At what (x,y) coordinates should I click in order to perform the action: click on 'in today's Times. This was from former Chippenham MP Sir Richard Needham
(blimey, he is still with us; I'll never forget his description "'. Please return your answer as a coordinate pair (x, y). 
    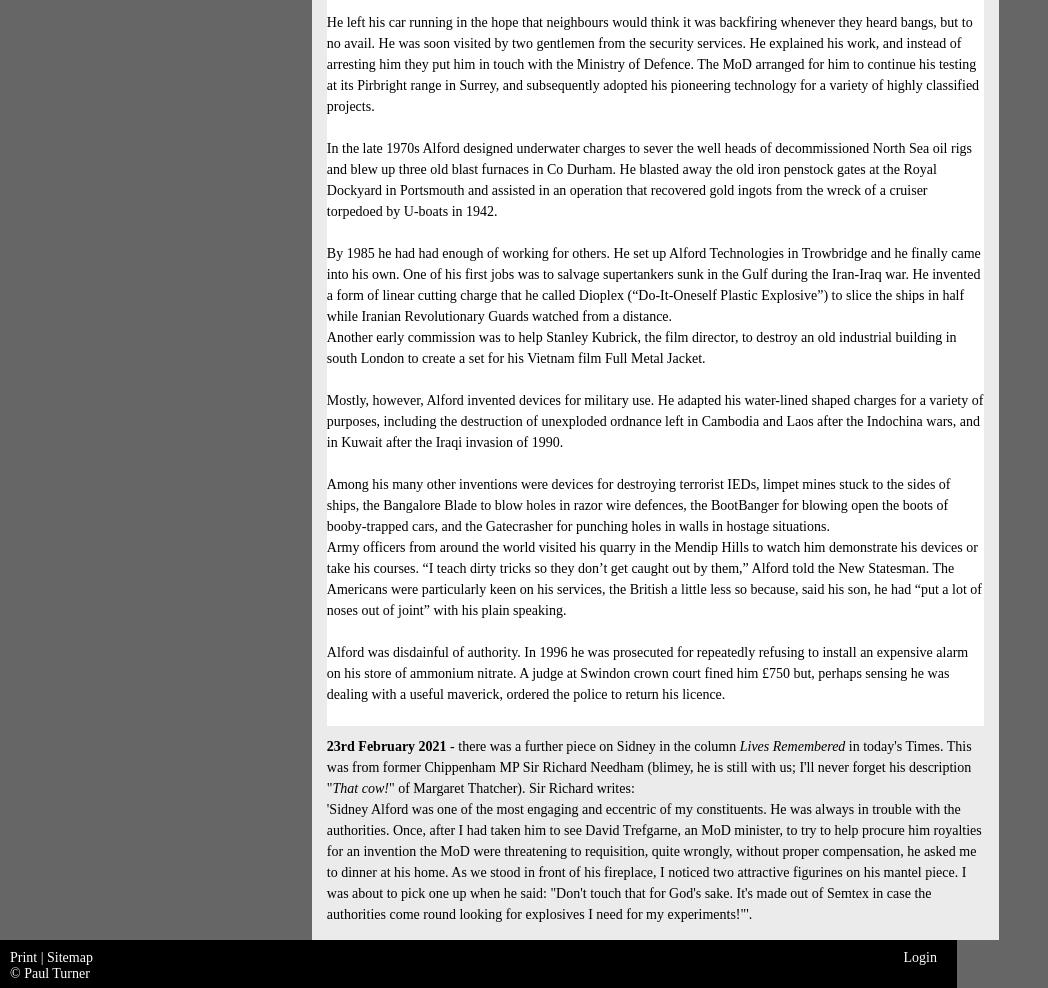
    Looking at the image, I should click on (326, 766).